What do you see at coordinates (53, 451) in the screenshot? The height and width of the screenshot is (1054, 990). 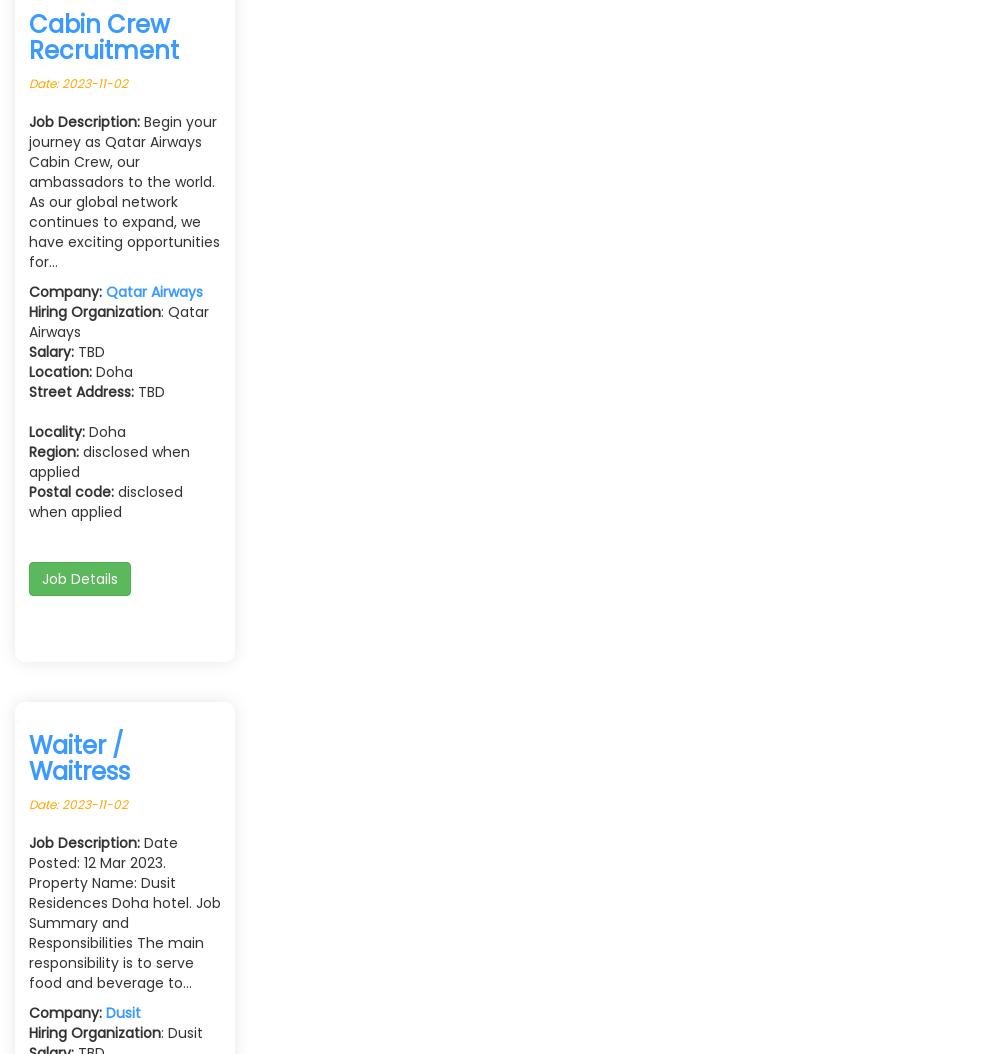 I see `'Region:'` at bounding box center [53, 451].